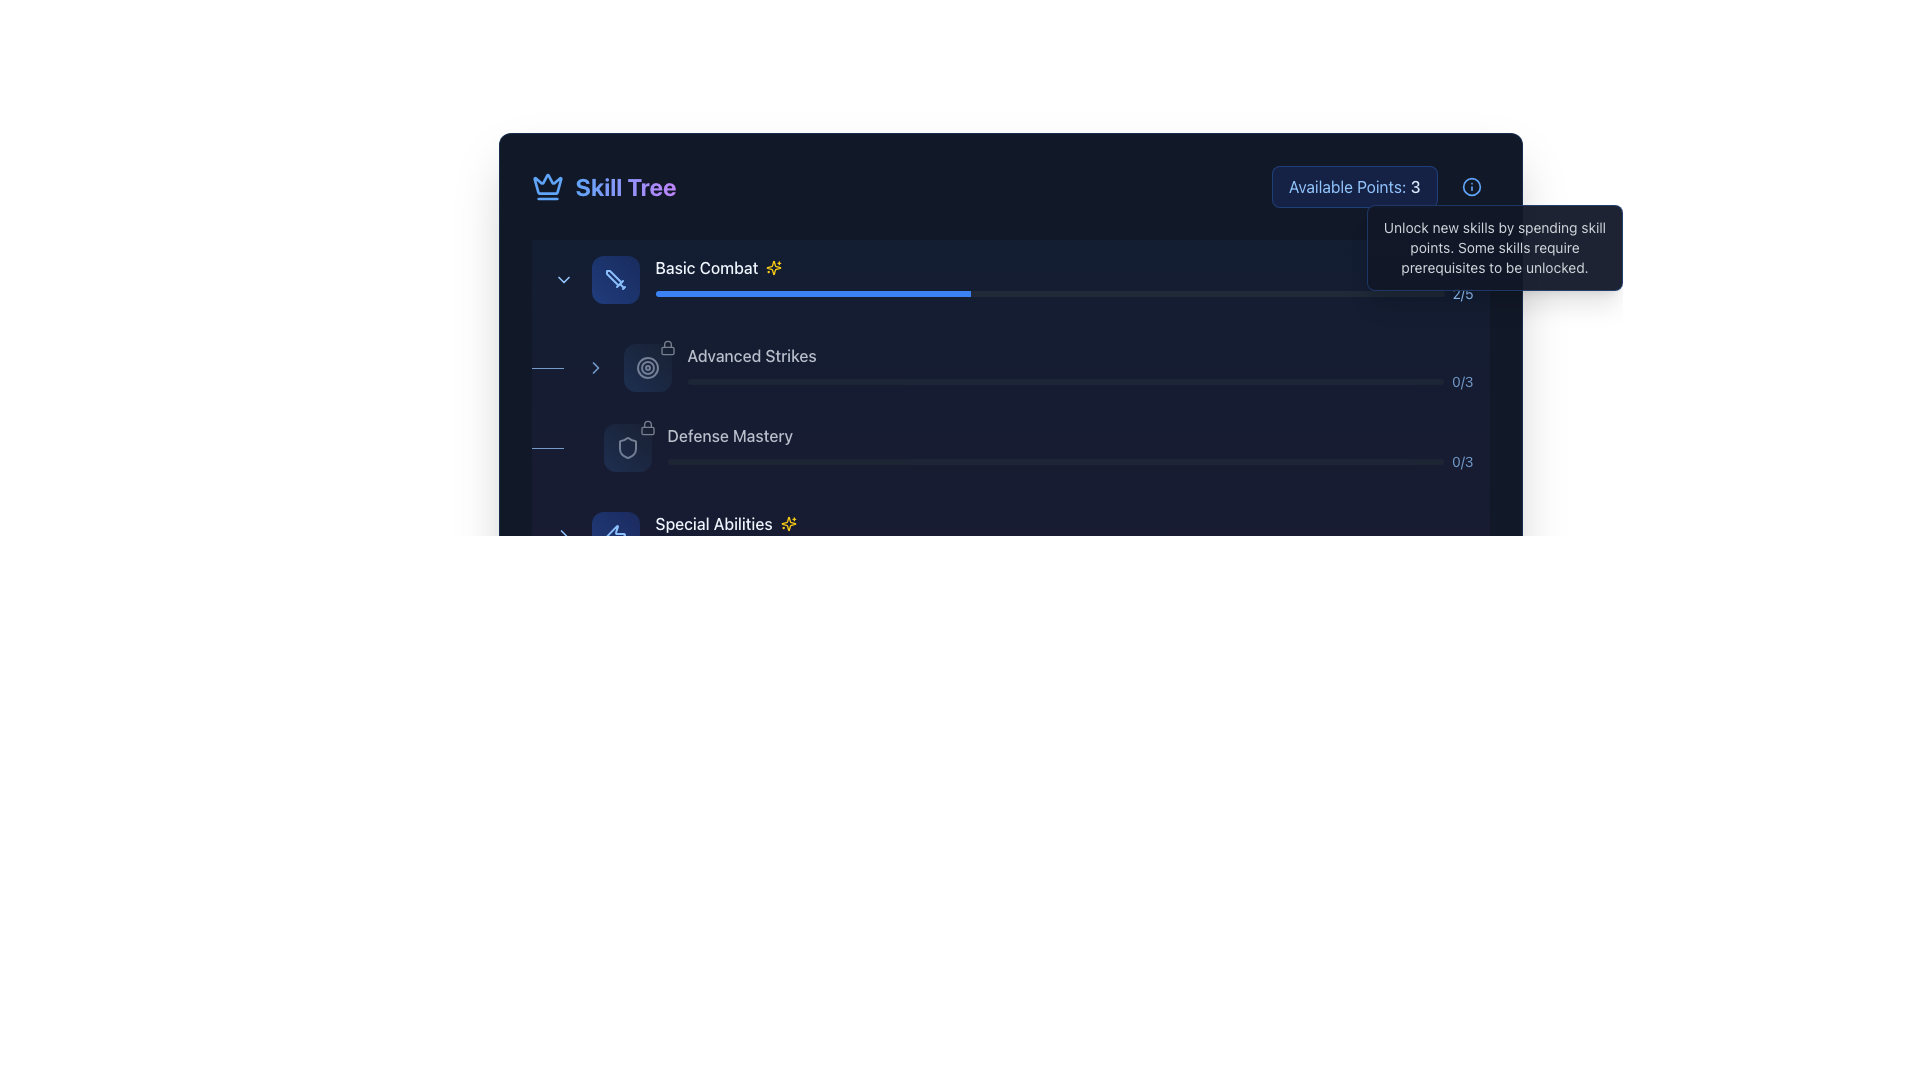  What do you see at coordinates (1026, 367) in the screenshot?
I see `the skill entry labeled 'Advanced Strikes' in the skill tree, which is locked and shows progress '0/3', located under 'Basic Combat' and above 'Defense Mastery'` at bounding box center [1026, 367].